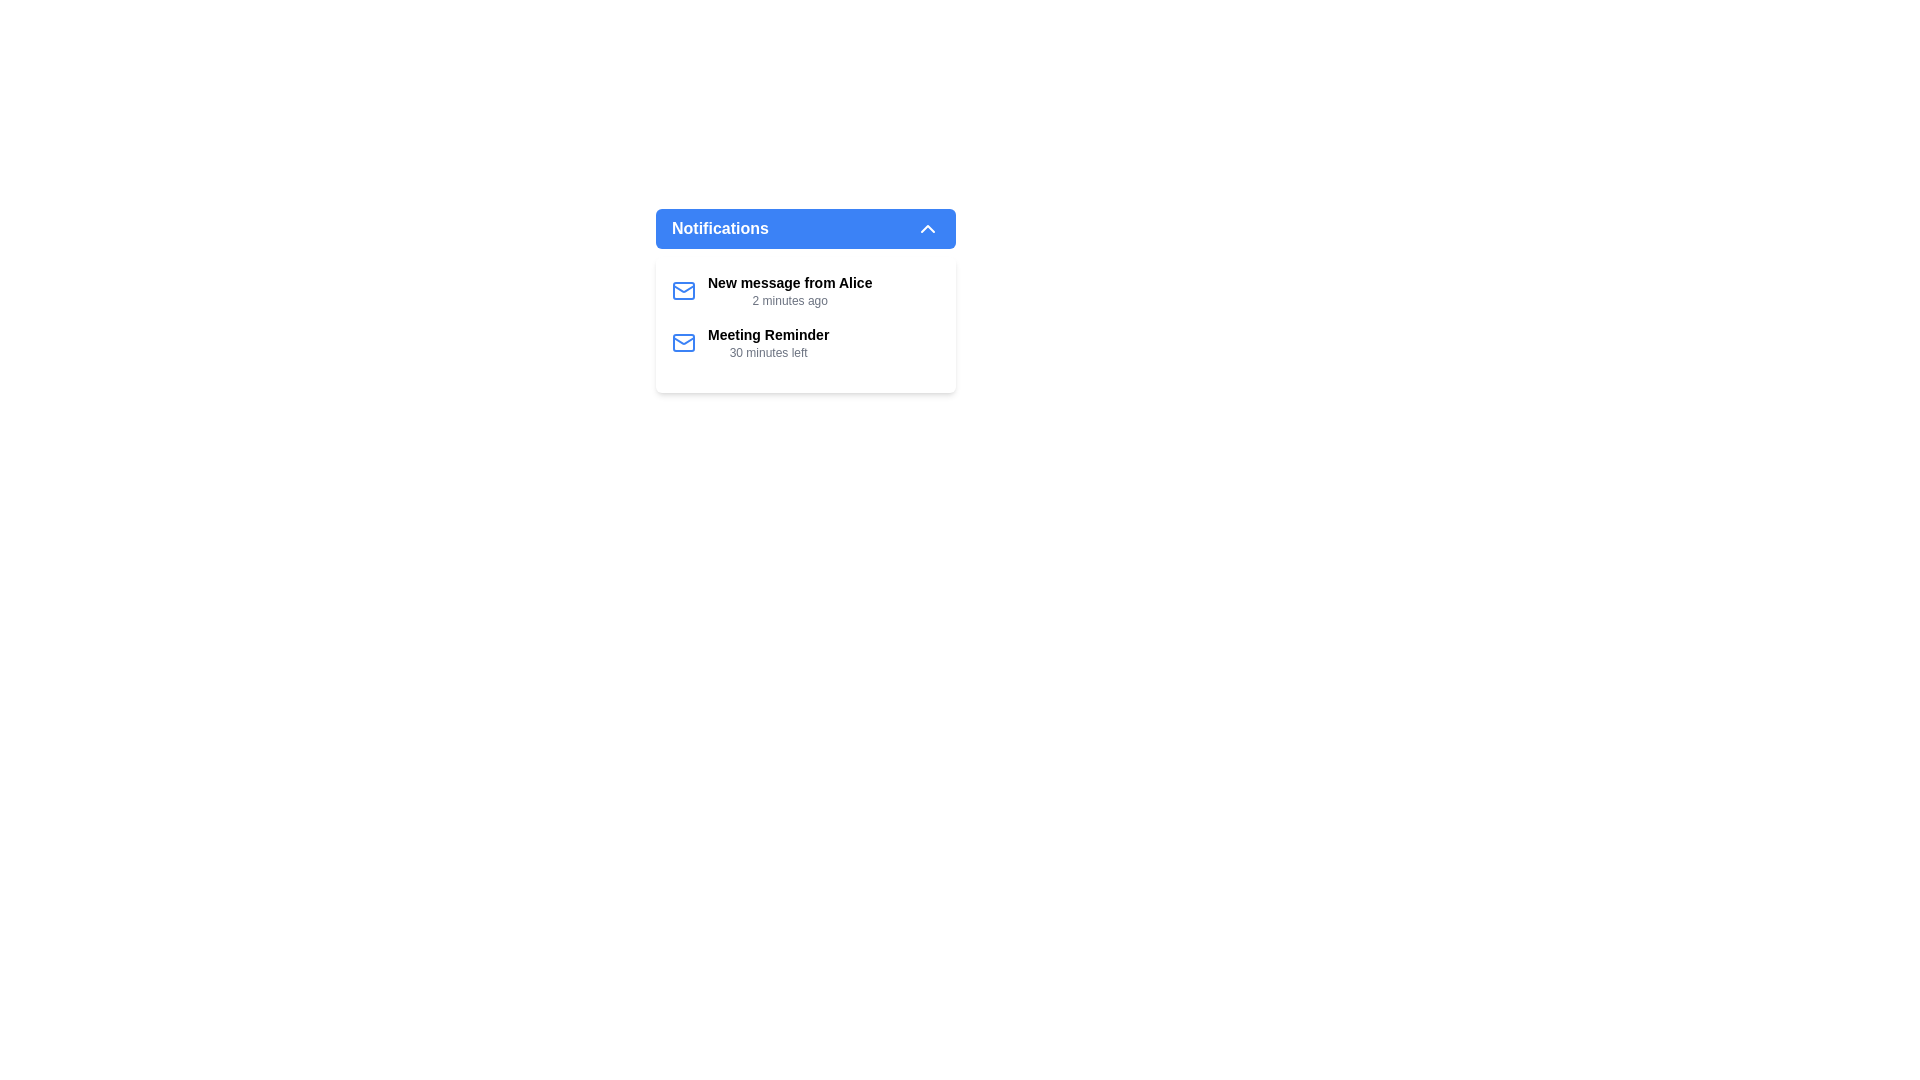  I want to click on the blue rectangular 'Notifications' dropdown toggle button with rounded corners, so click(806, 227).